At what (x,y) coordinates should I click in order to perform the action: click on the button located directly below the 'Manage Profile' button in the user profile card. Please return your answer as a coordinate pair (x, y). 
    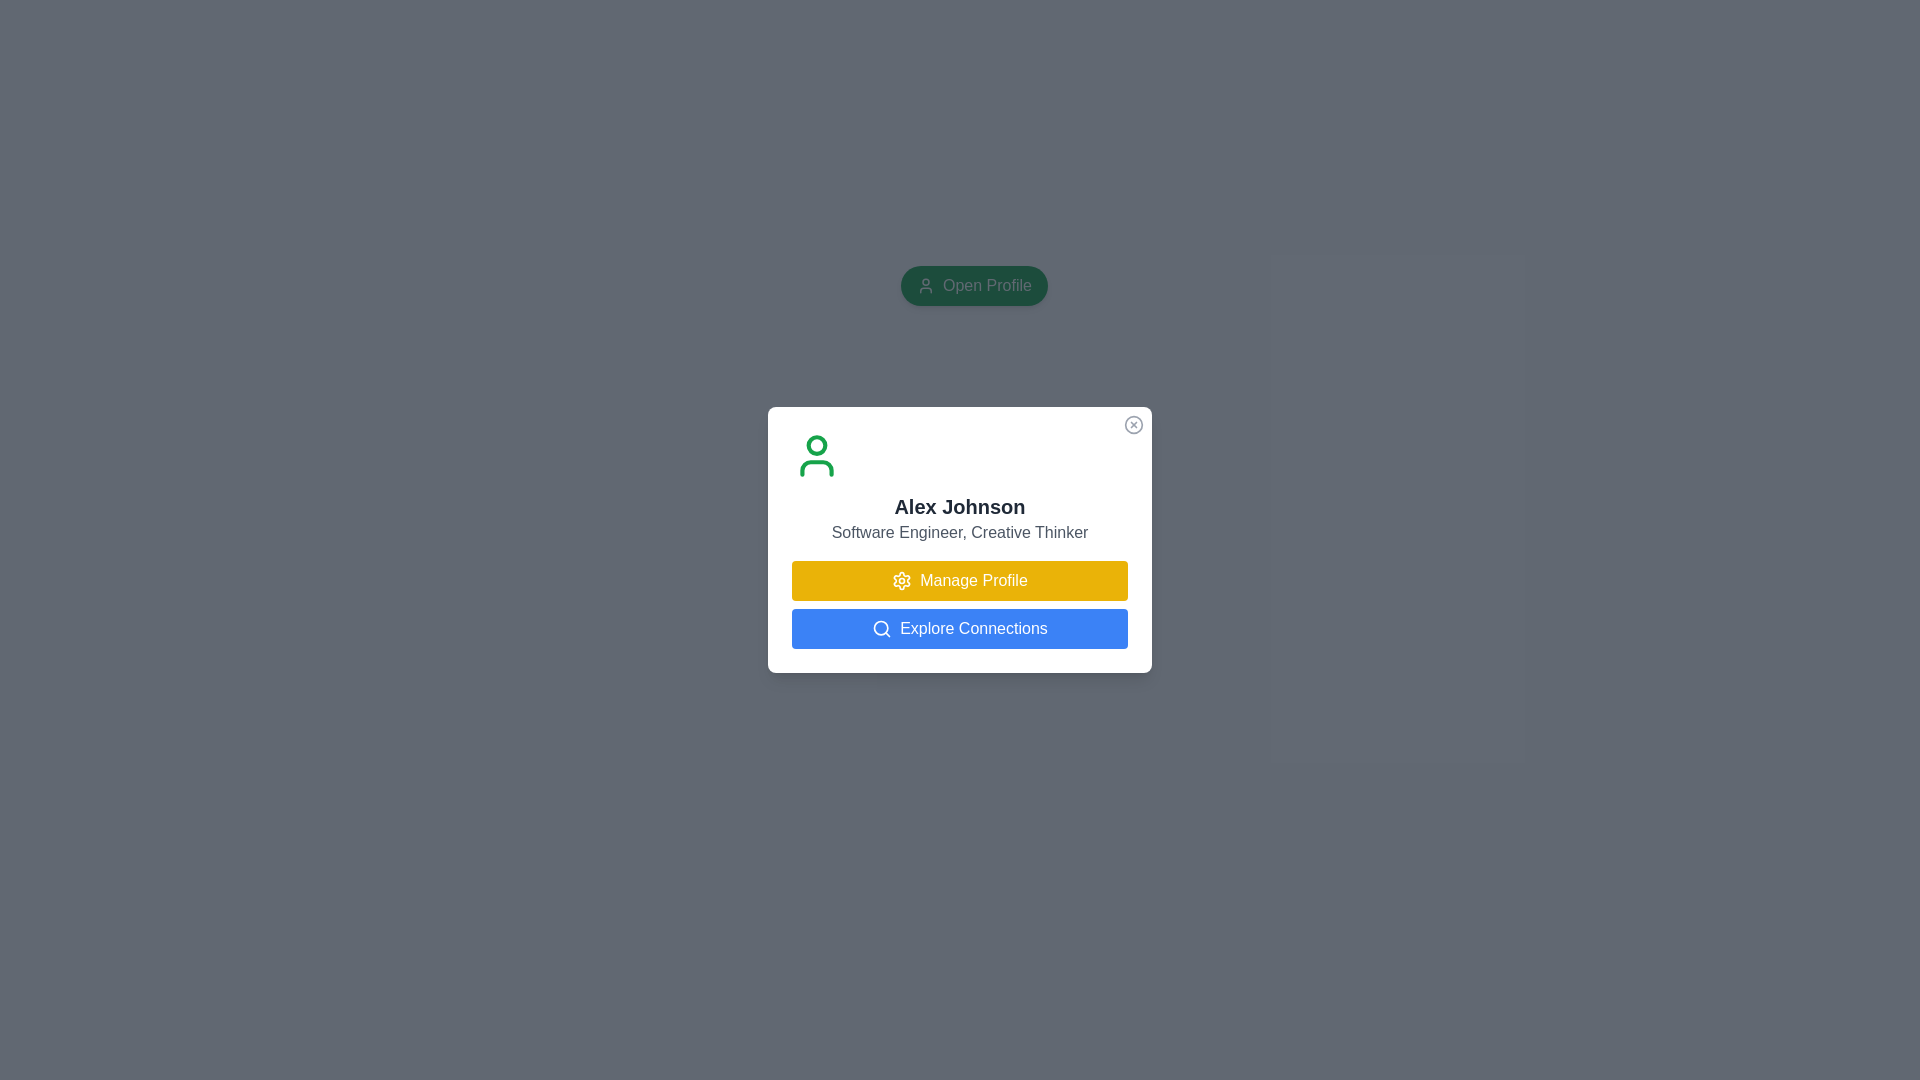
    Looking at the image, I should click on (960, 627).